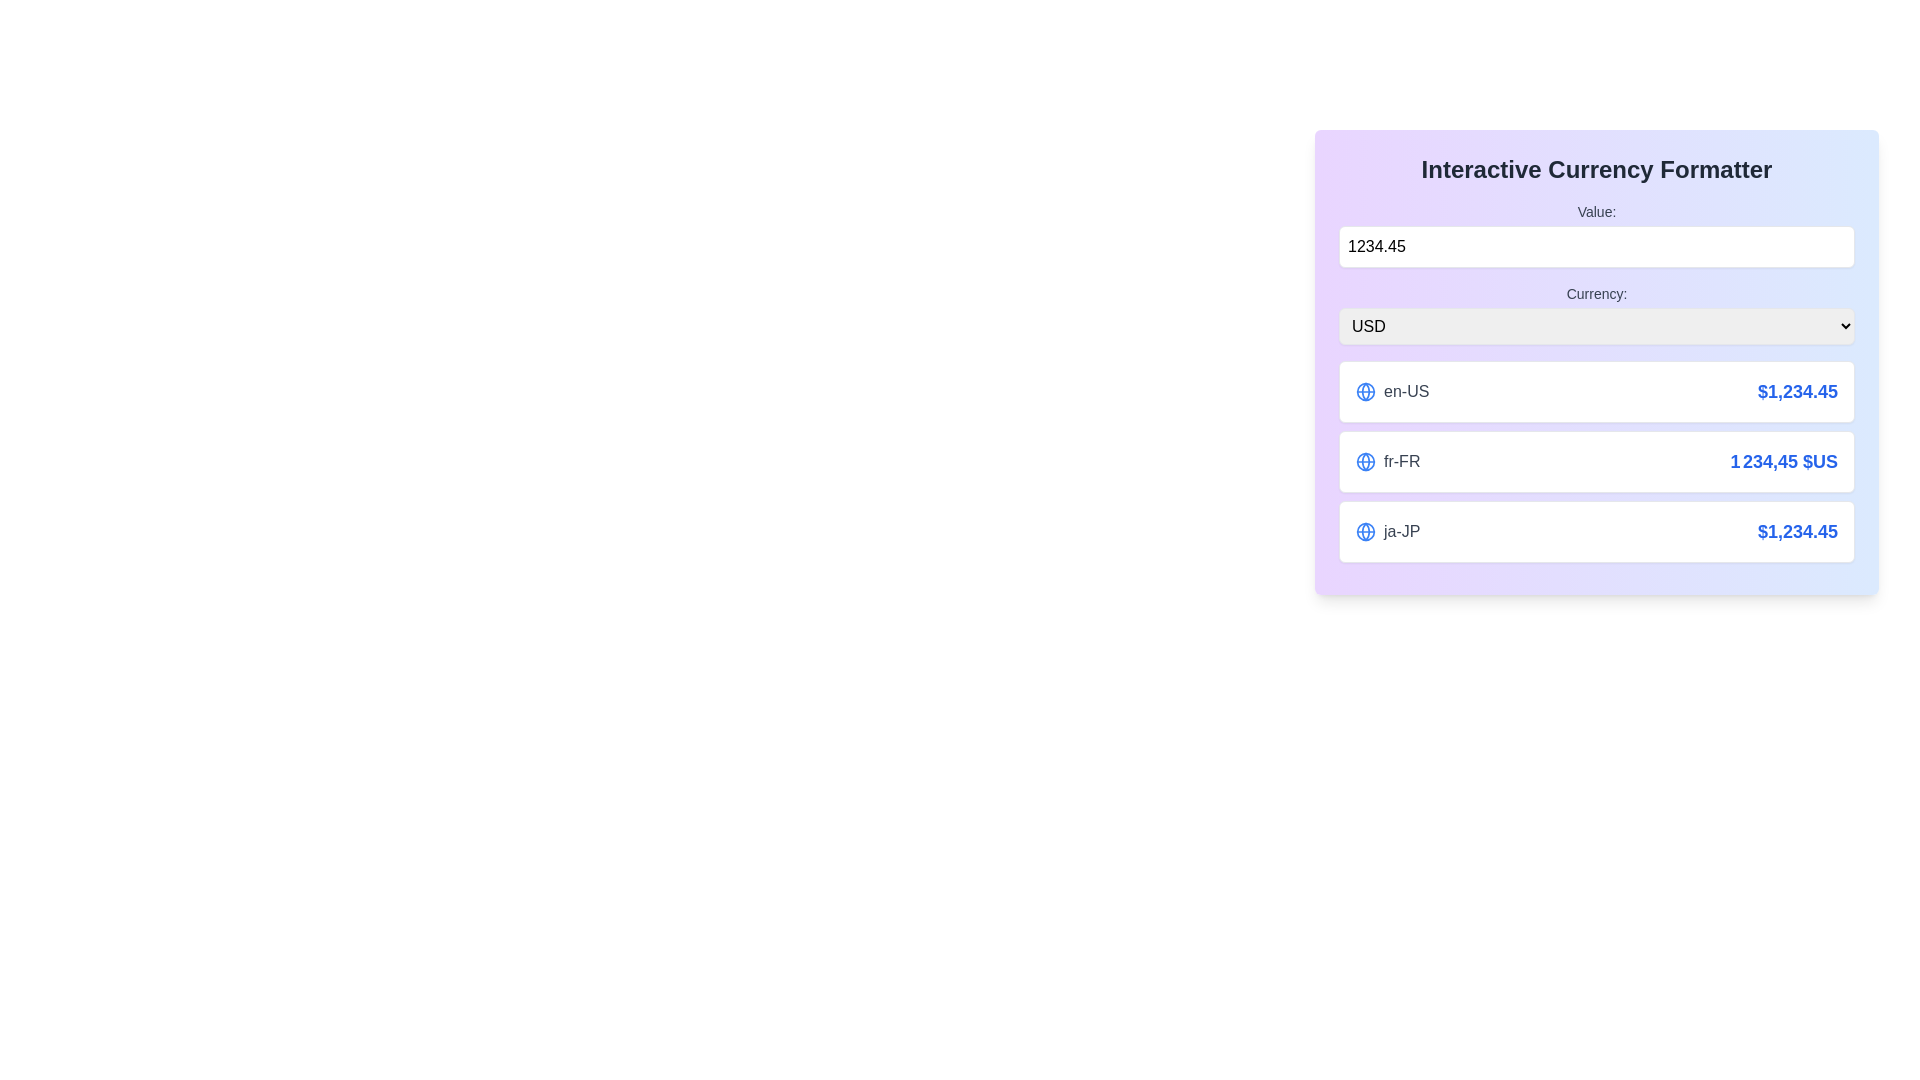  Describe the element at coordinates (1386, 531) in the screenshot. I see `the globe icon next` at that location.